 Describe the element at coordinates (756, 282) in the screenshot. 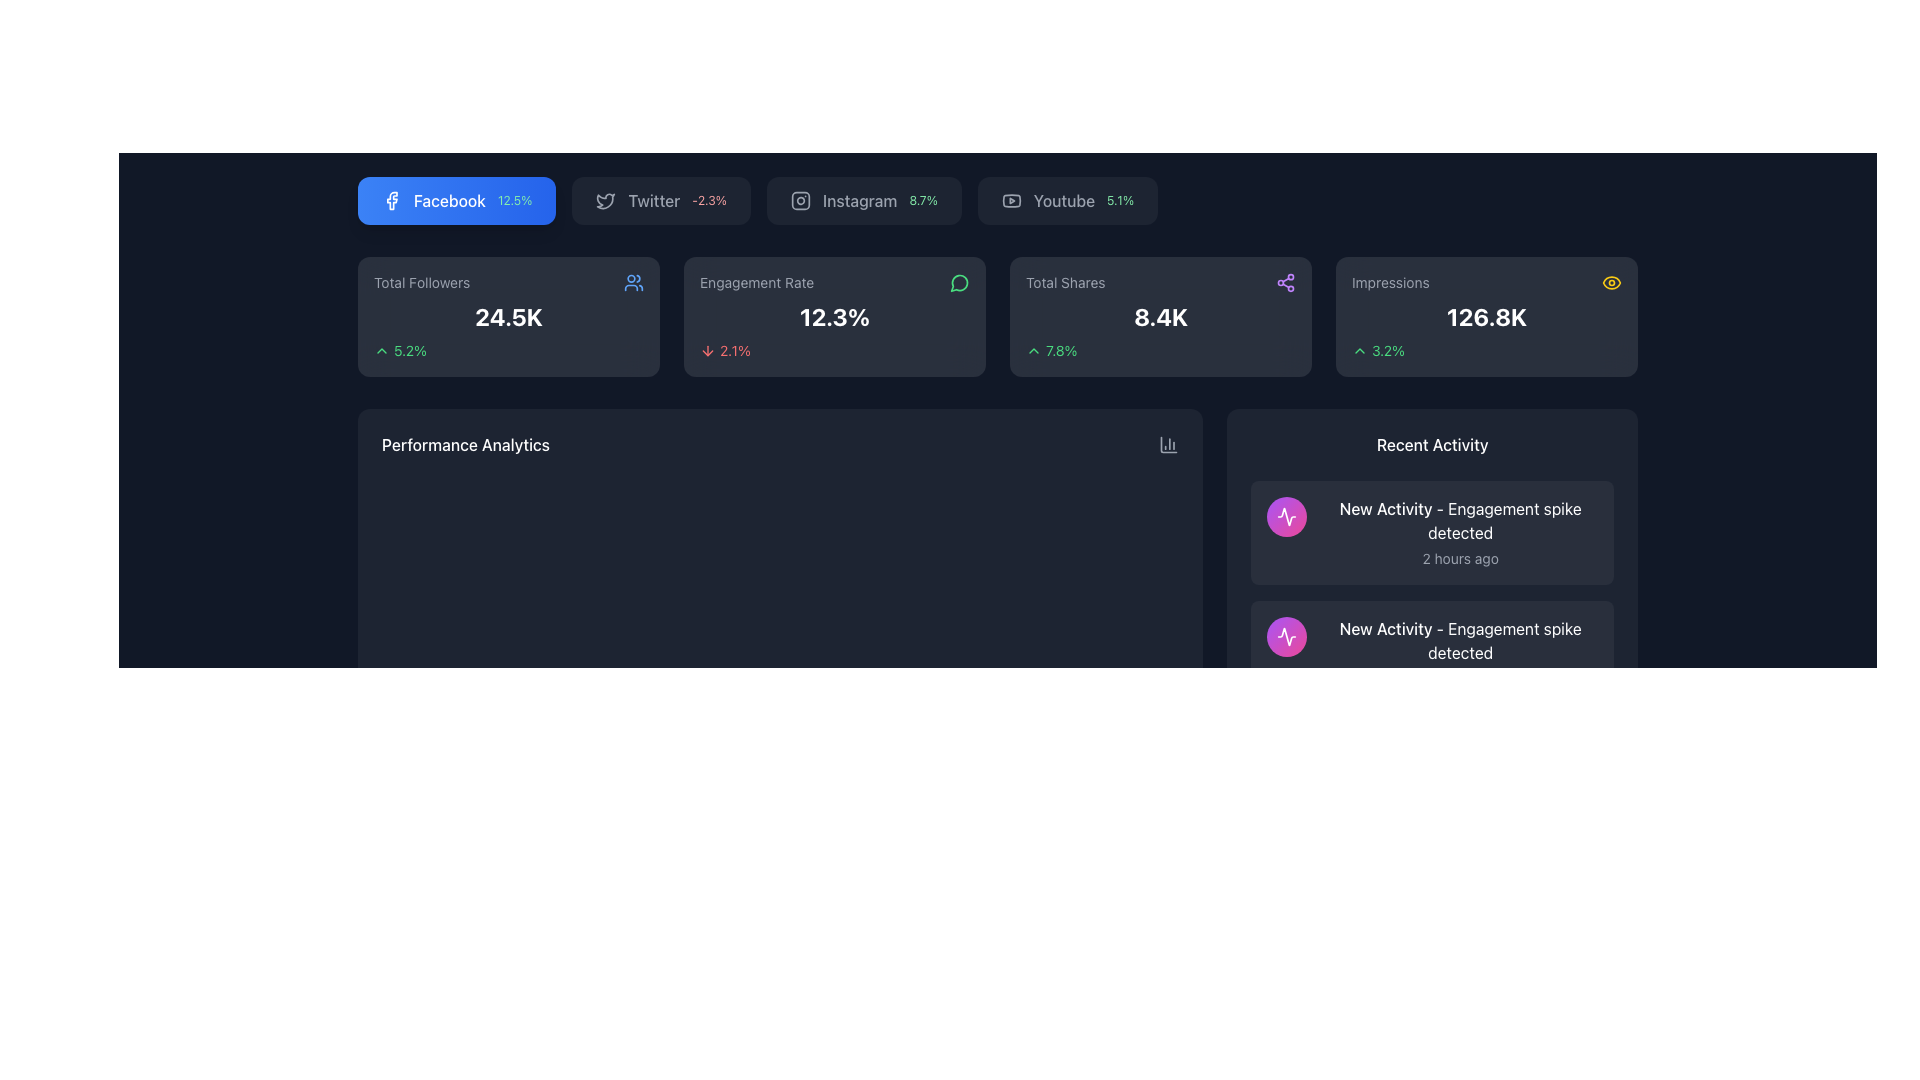

I see `the 'Engagement Rate' text label, which is a small, light gray font aligned horizontally with a green icon on its right side, located in the top center area of the second card` at that location.